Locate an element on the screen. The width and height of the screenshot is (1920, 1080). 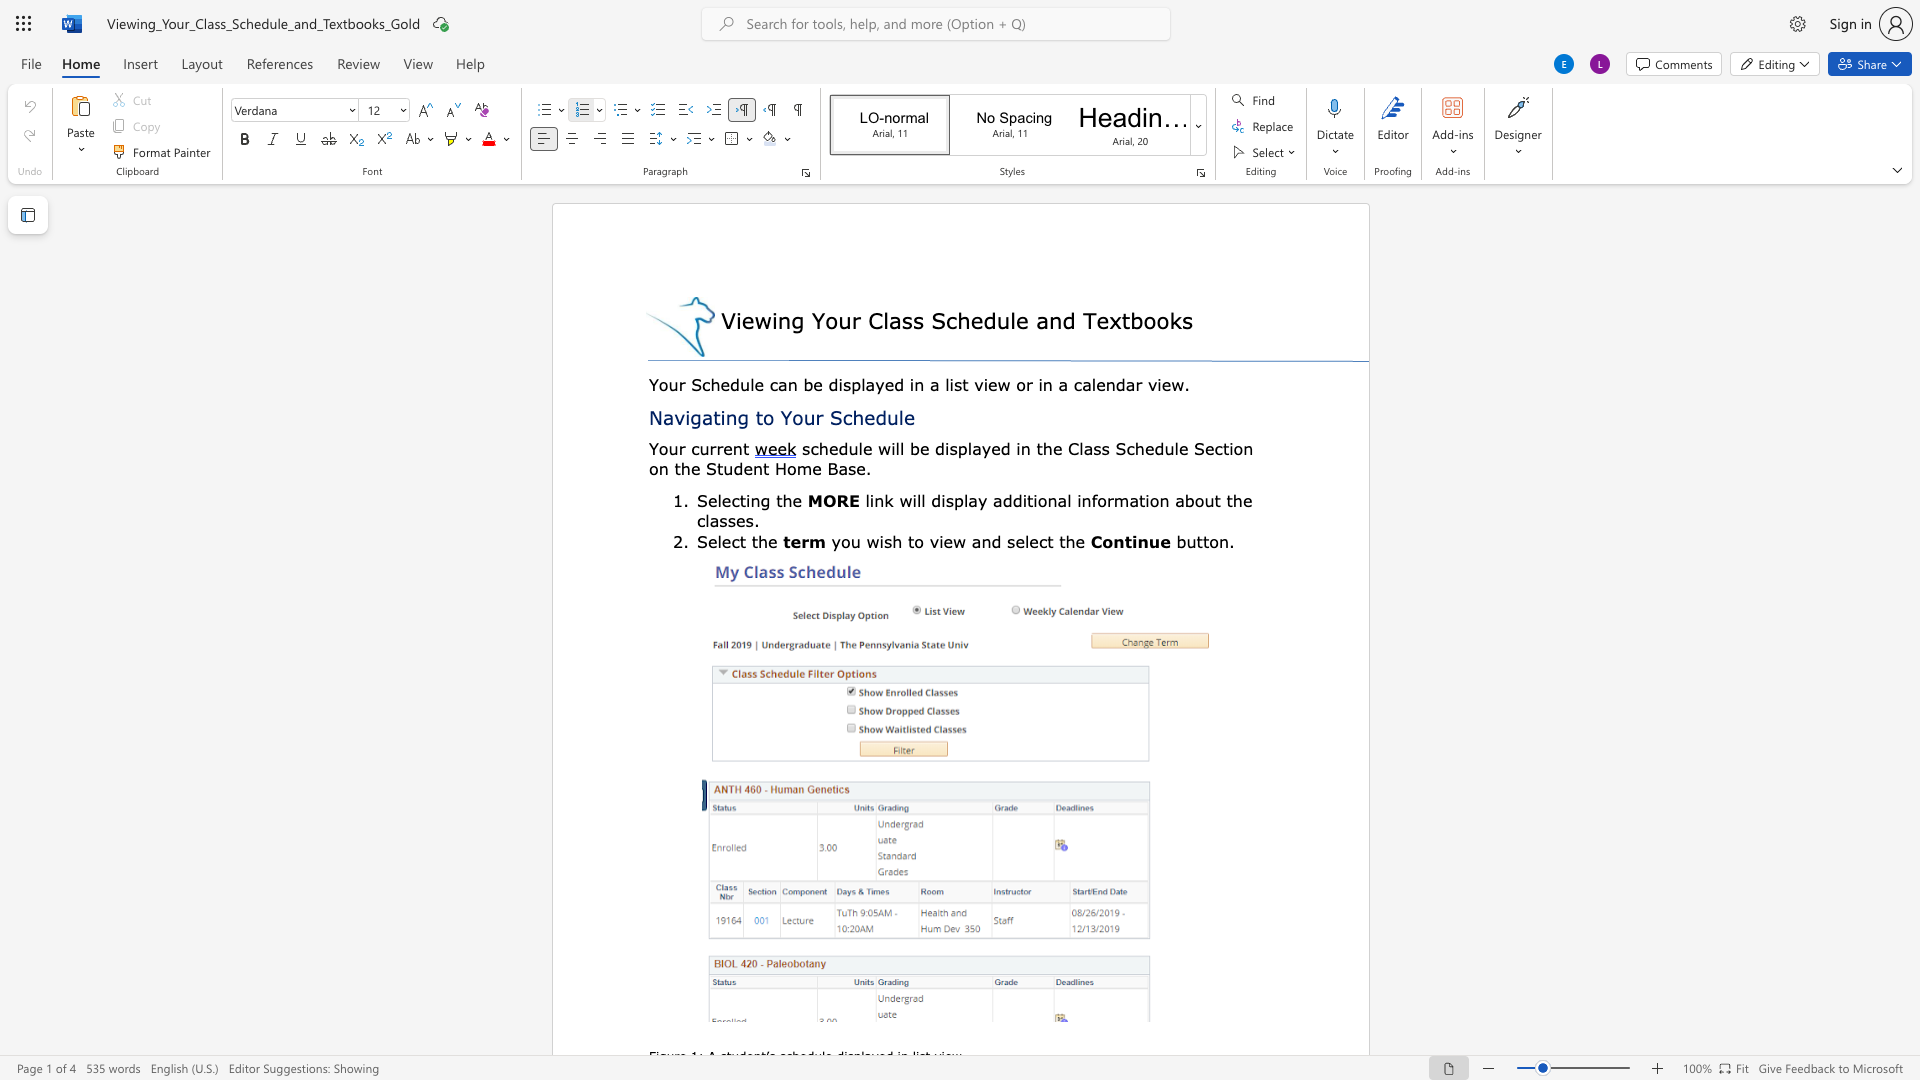
the 1th character "c" in the text is located at coordinates (847, 416).